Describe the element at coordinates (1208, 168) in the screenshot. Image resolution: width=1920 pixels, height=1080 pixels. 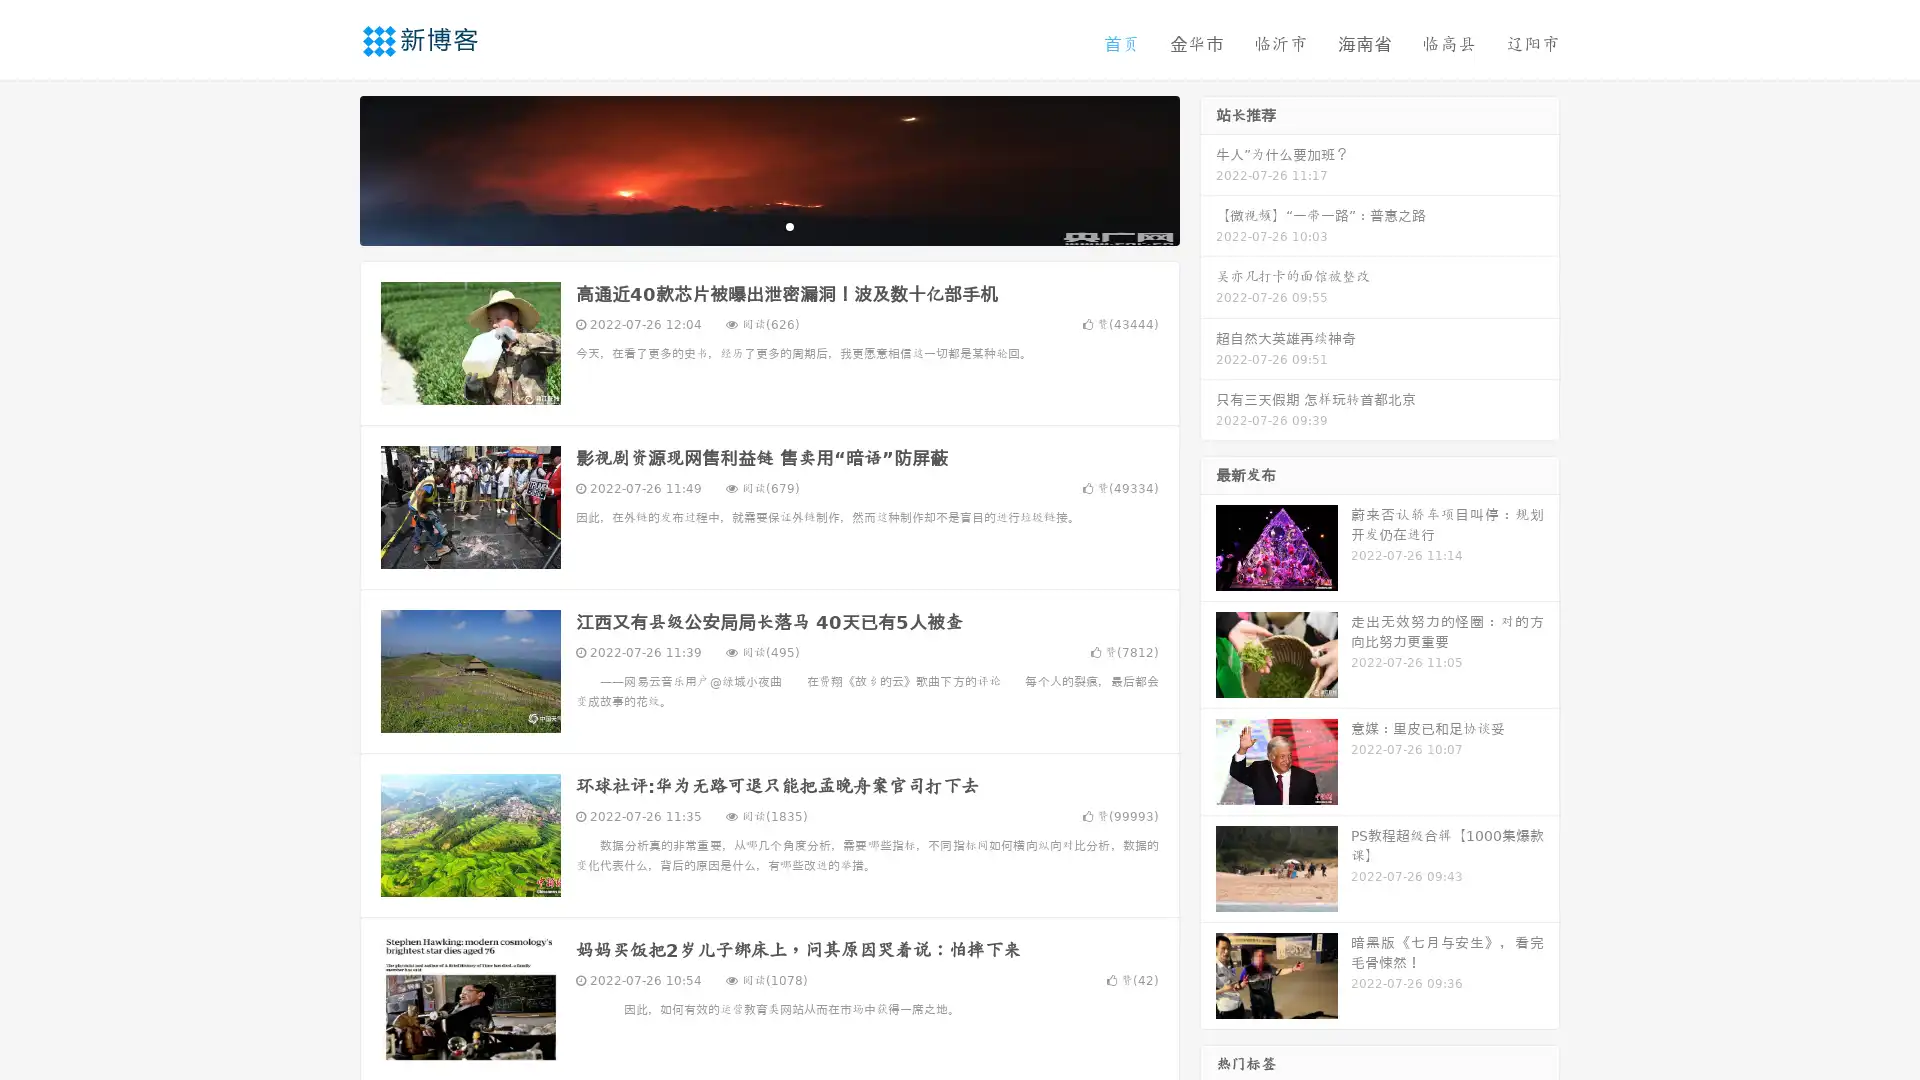
I see `Next slide` at that location.